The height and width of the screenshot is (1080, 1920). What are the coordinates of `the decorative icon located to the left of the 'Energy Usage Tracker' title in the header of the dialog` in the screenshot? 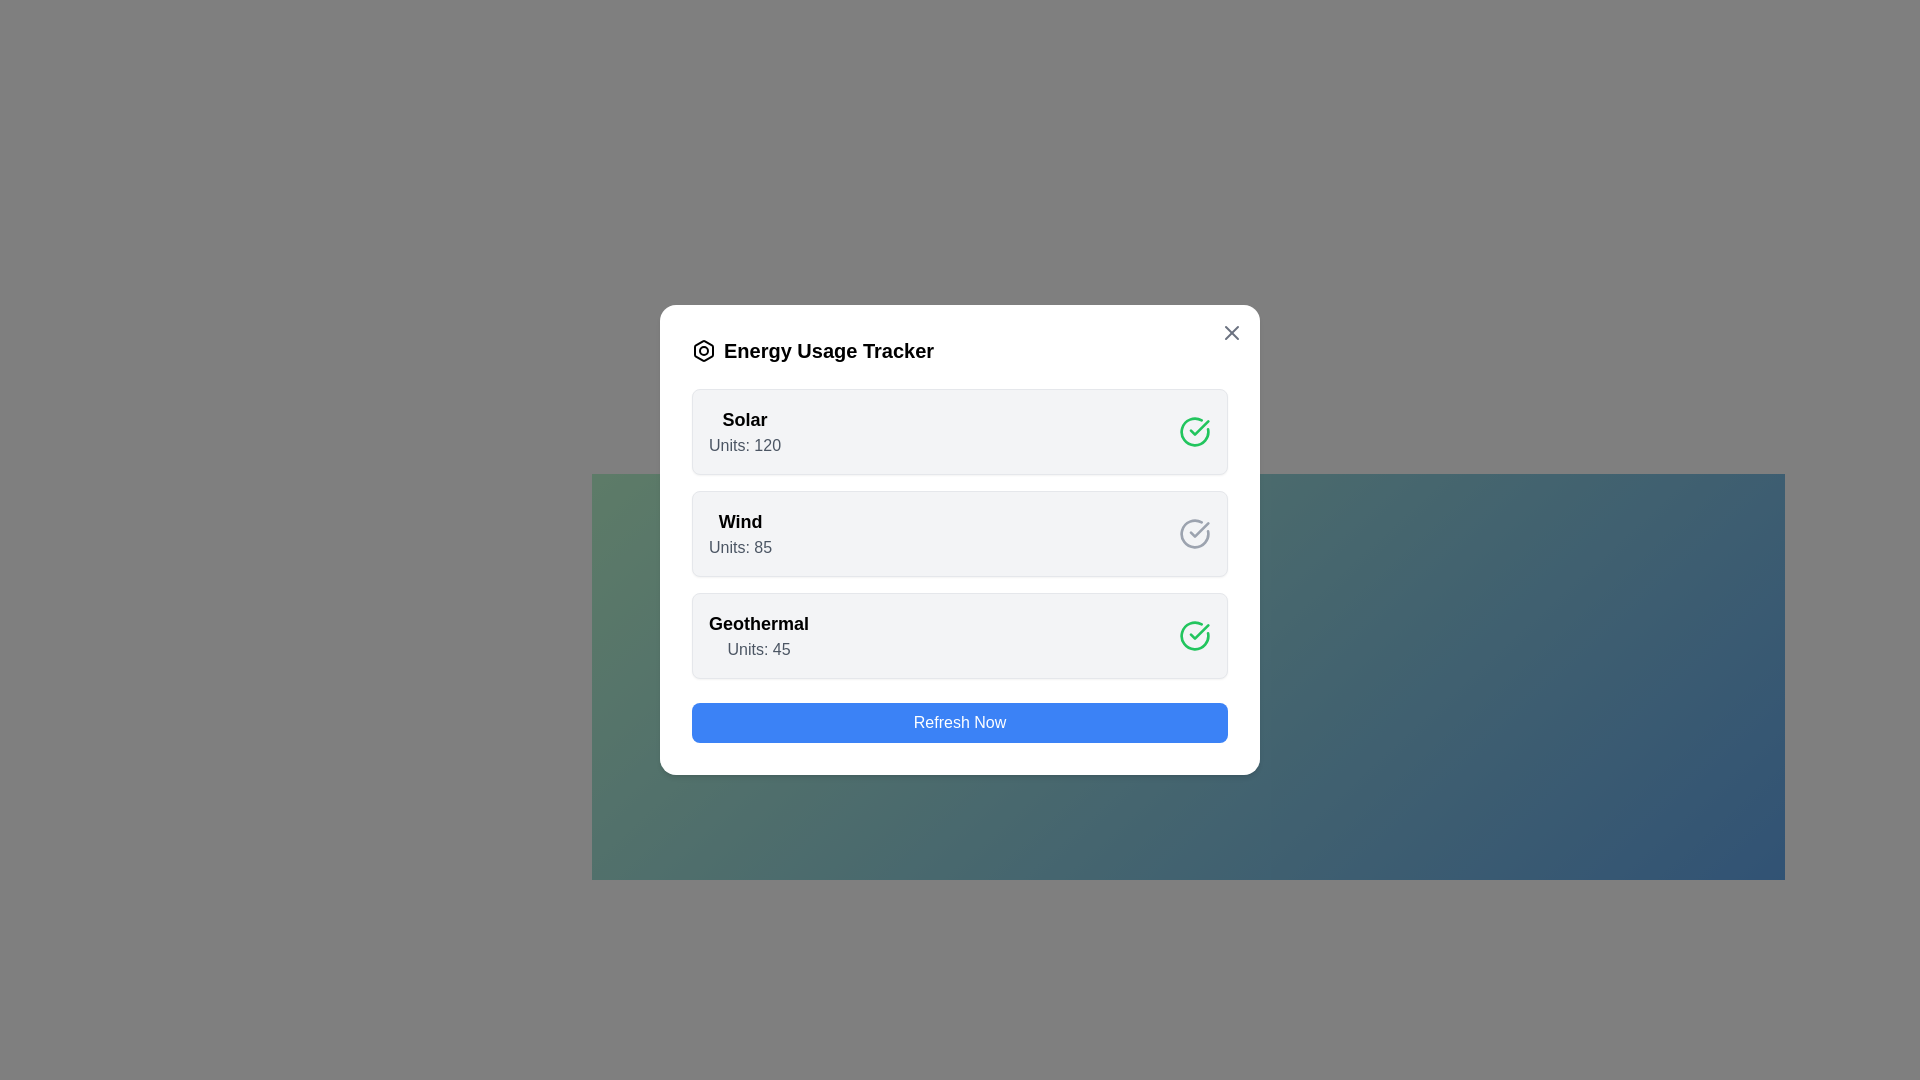 It's located at (704, 350).